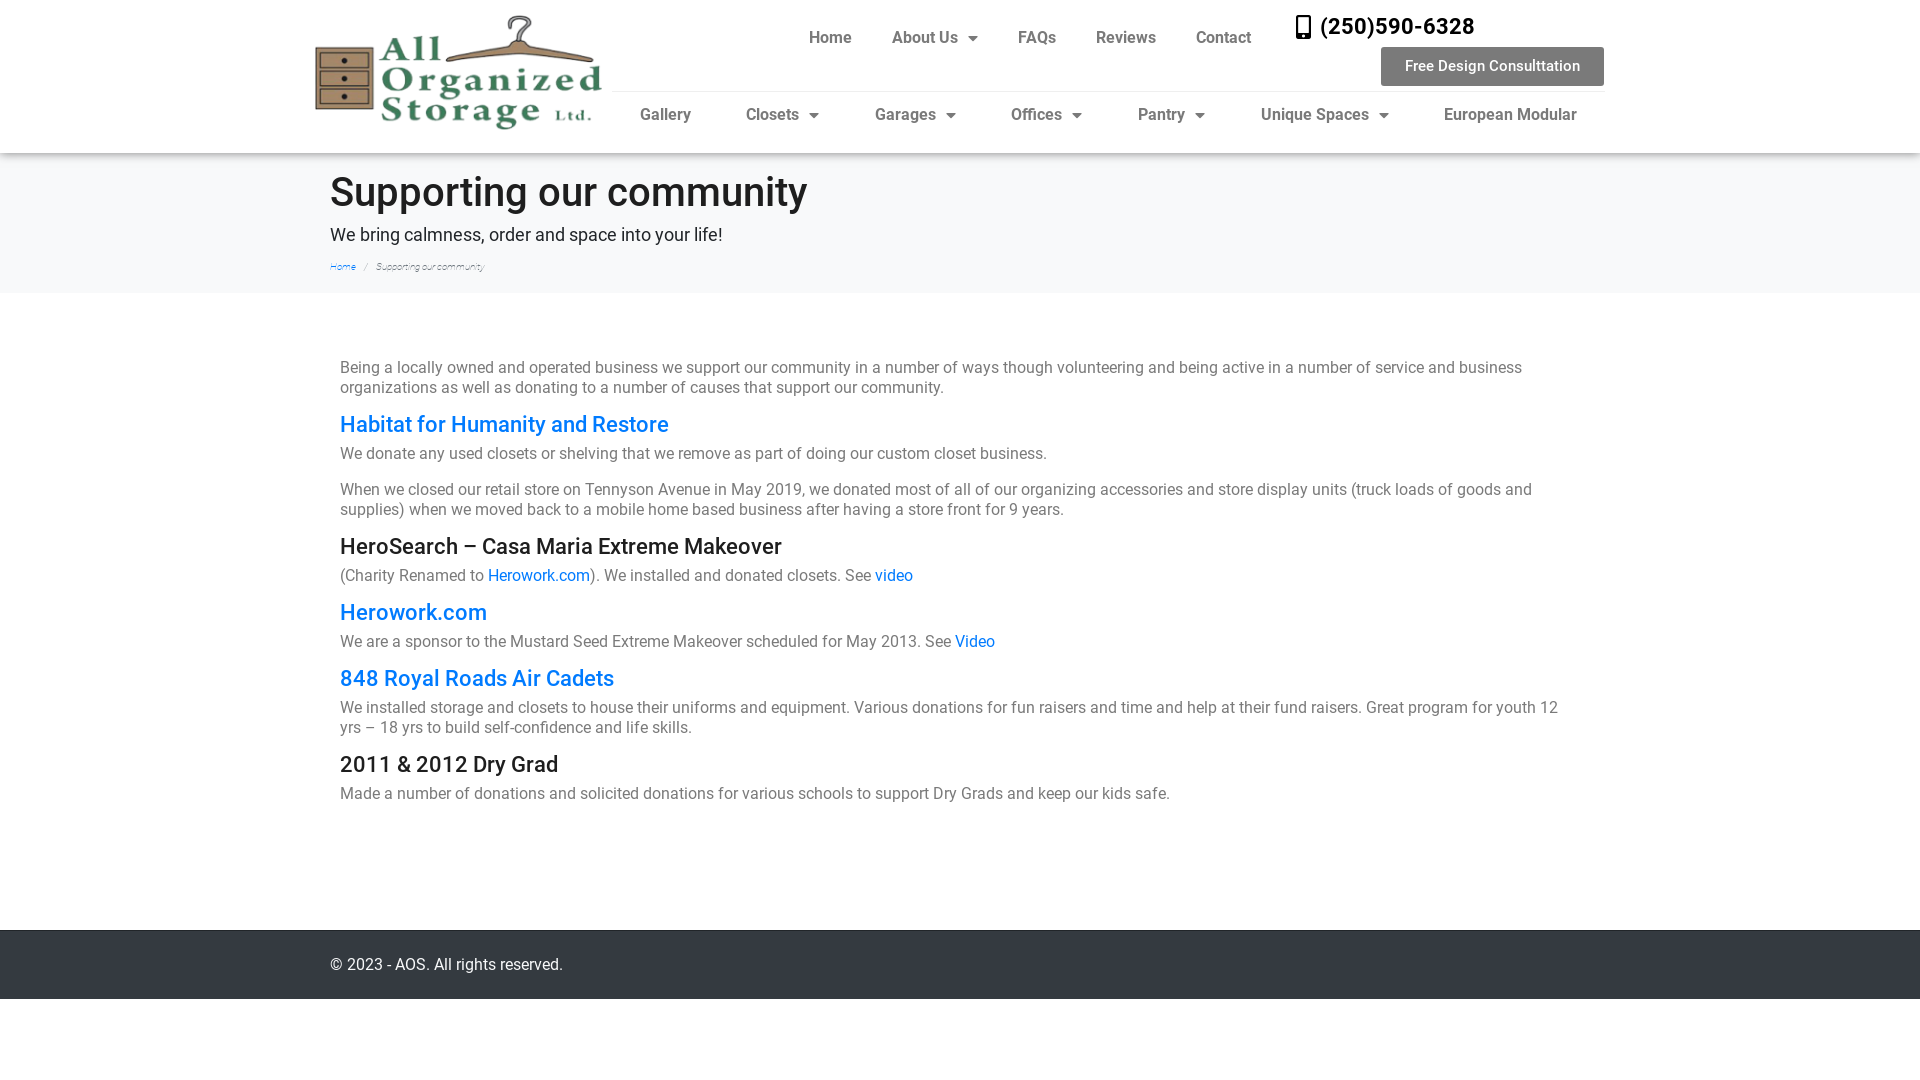 Image resolution: width=1920 pixels, height=1080 pixels. What do you see at coordinates (954, 641) in the screenshot?
I see `'Video'` at bounding box center [954, 641].